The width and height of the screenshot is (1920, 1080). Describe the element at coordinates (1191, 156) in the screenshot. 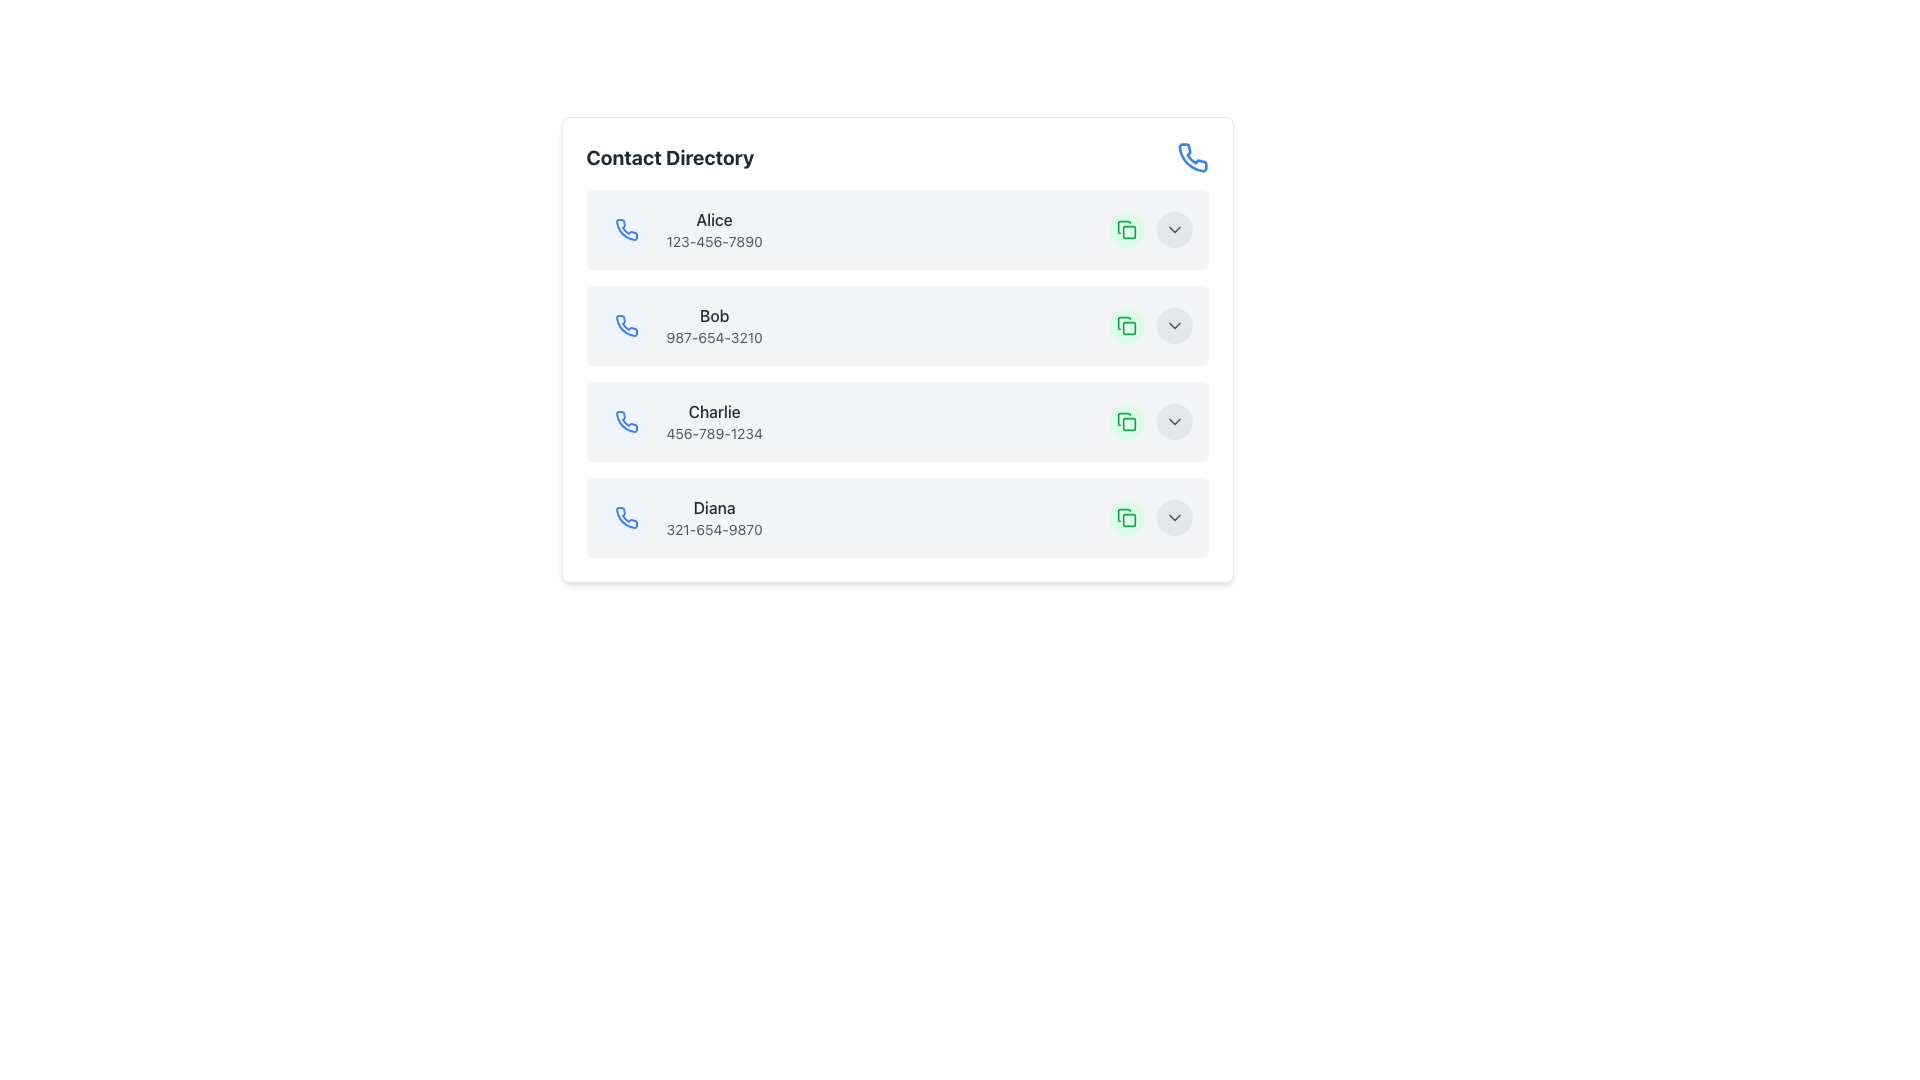

I see `the phone icon located at the top right corner of the contact directory card` at that location.